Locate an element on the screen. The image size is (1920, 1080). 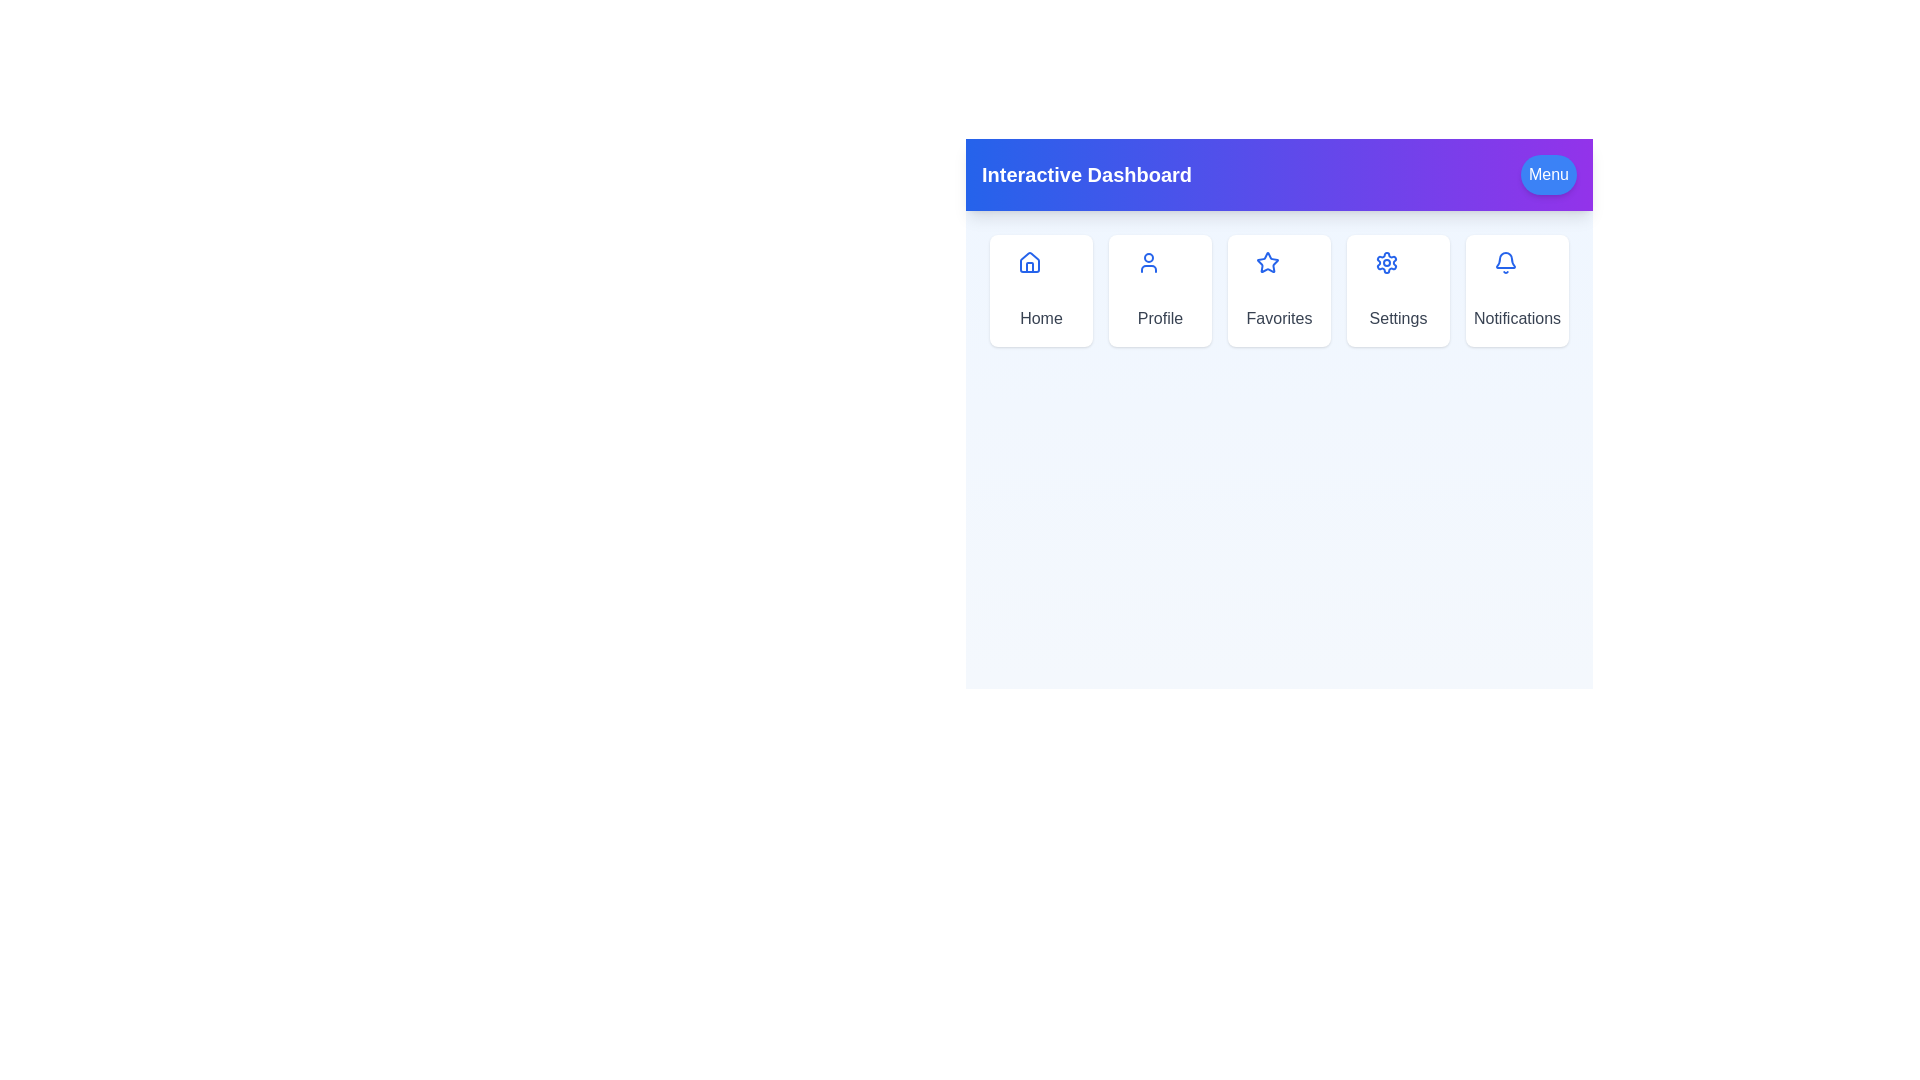
the Profile menu option is located at coordinates (1160, 290).